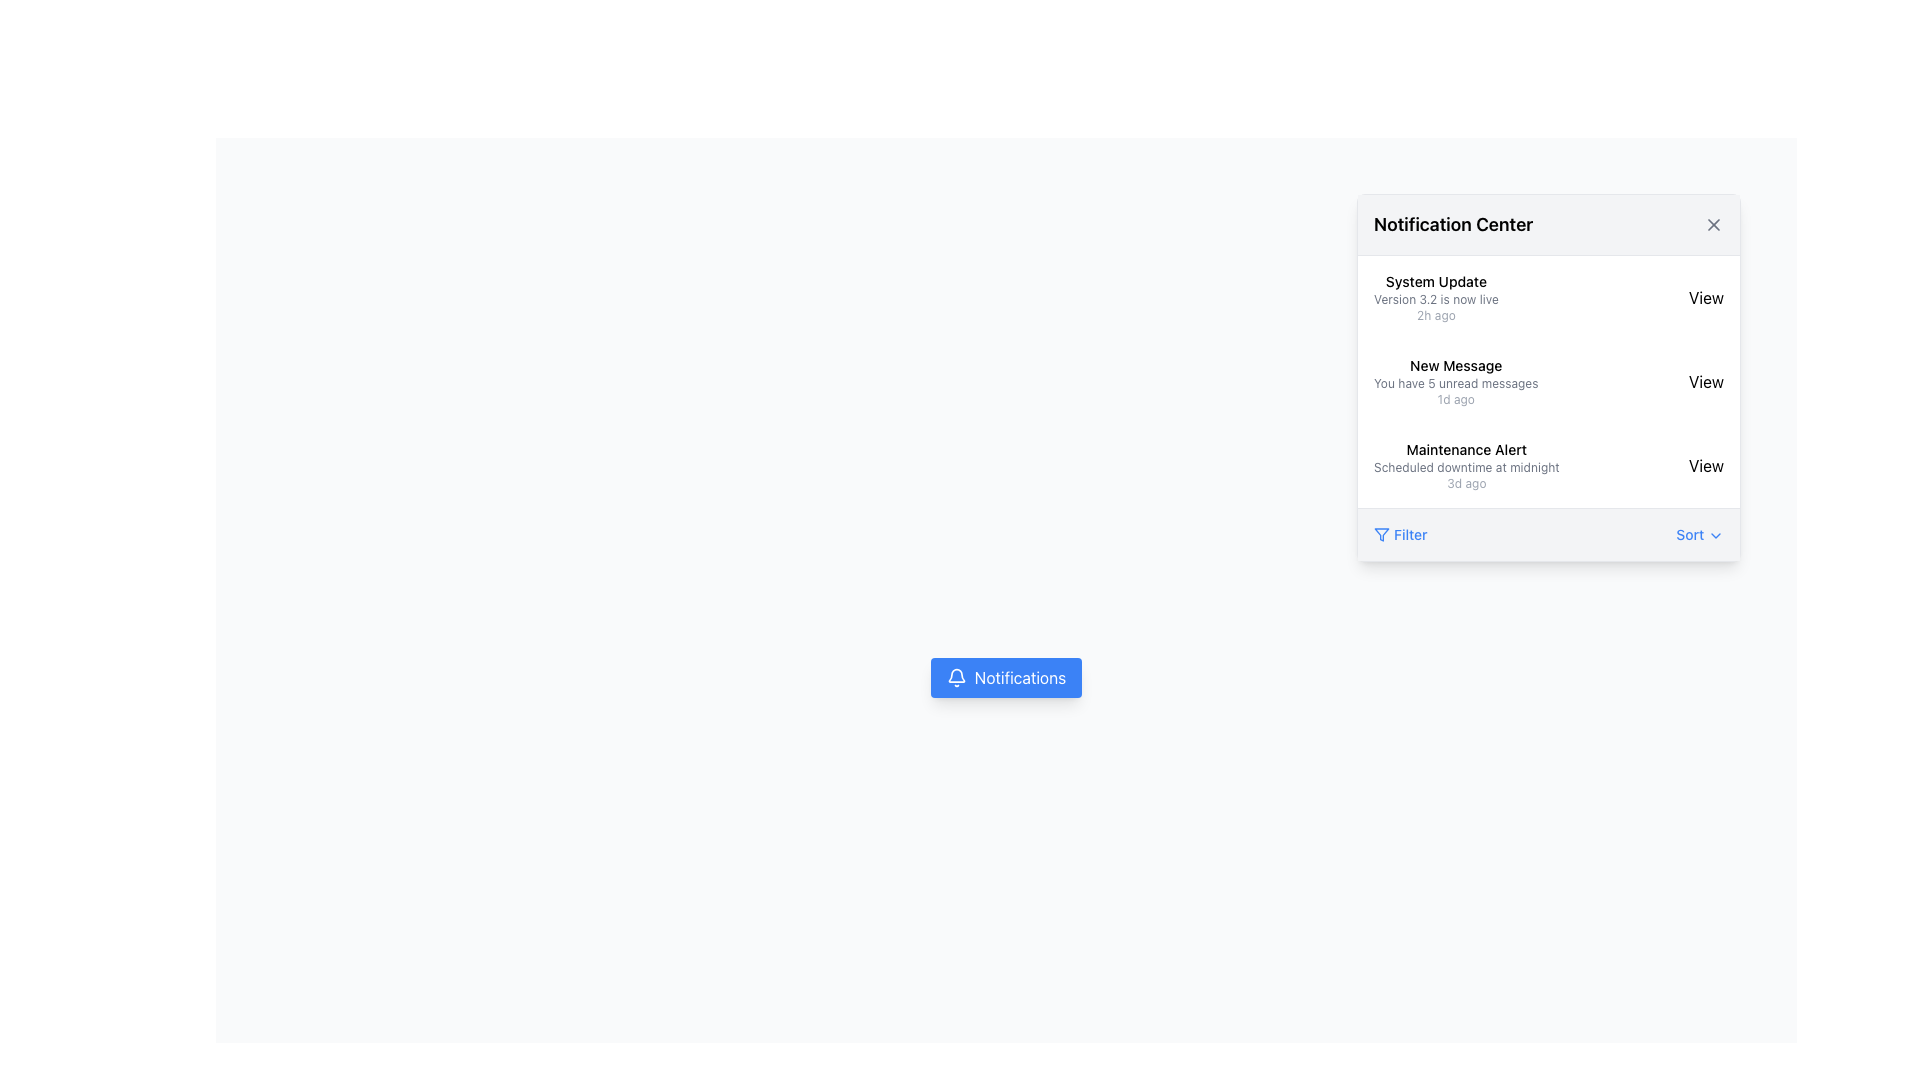 This screenshot has width=1920, height=1080. What do you see at coordinates (1435, 300) in the screenshot?
I see `the Text Display that shows information about the status of an update, positioned below 'System Update' and above '2h ago' in the Notification Center dialog` at bounding box center [1435, 300].